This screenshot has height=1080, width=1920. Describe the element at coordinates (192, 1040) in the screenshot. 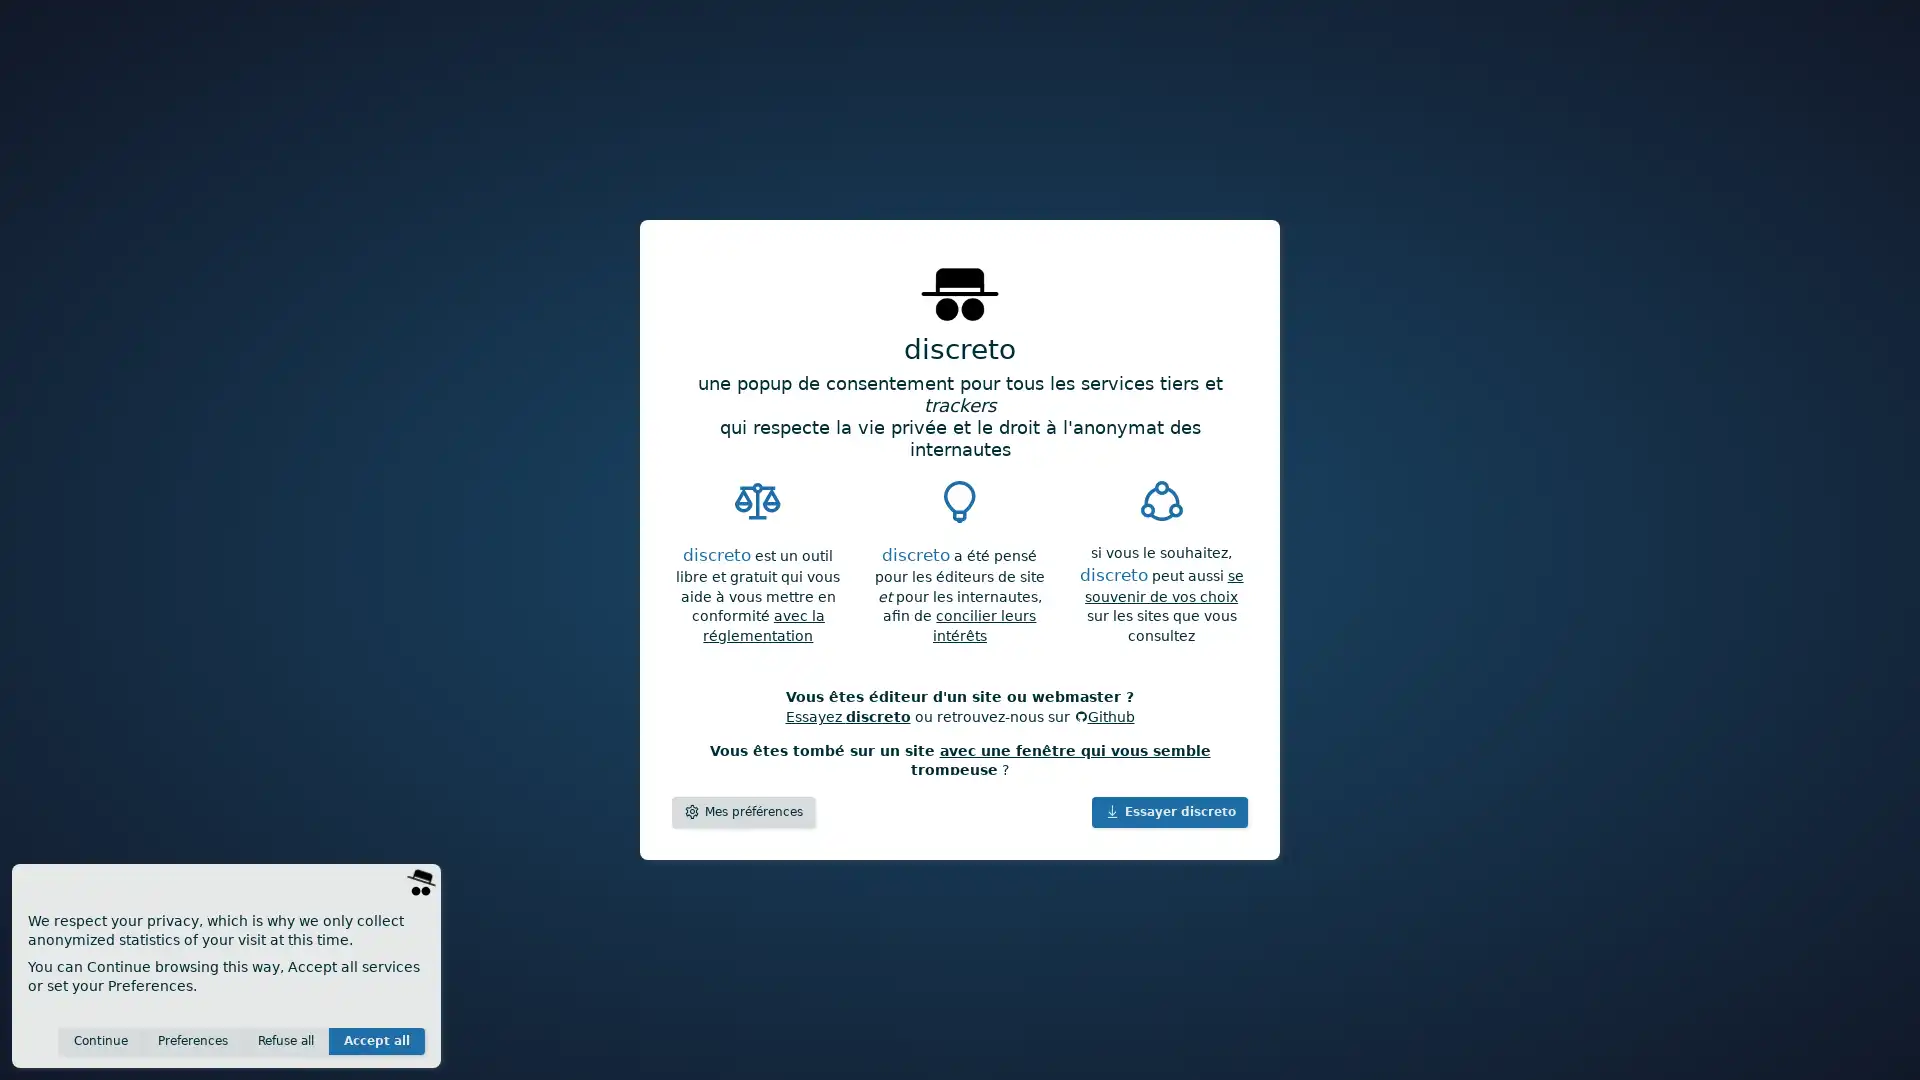

I see `Preferences` at that location.